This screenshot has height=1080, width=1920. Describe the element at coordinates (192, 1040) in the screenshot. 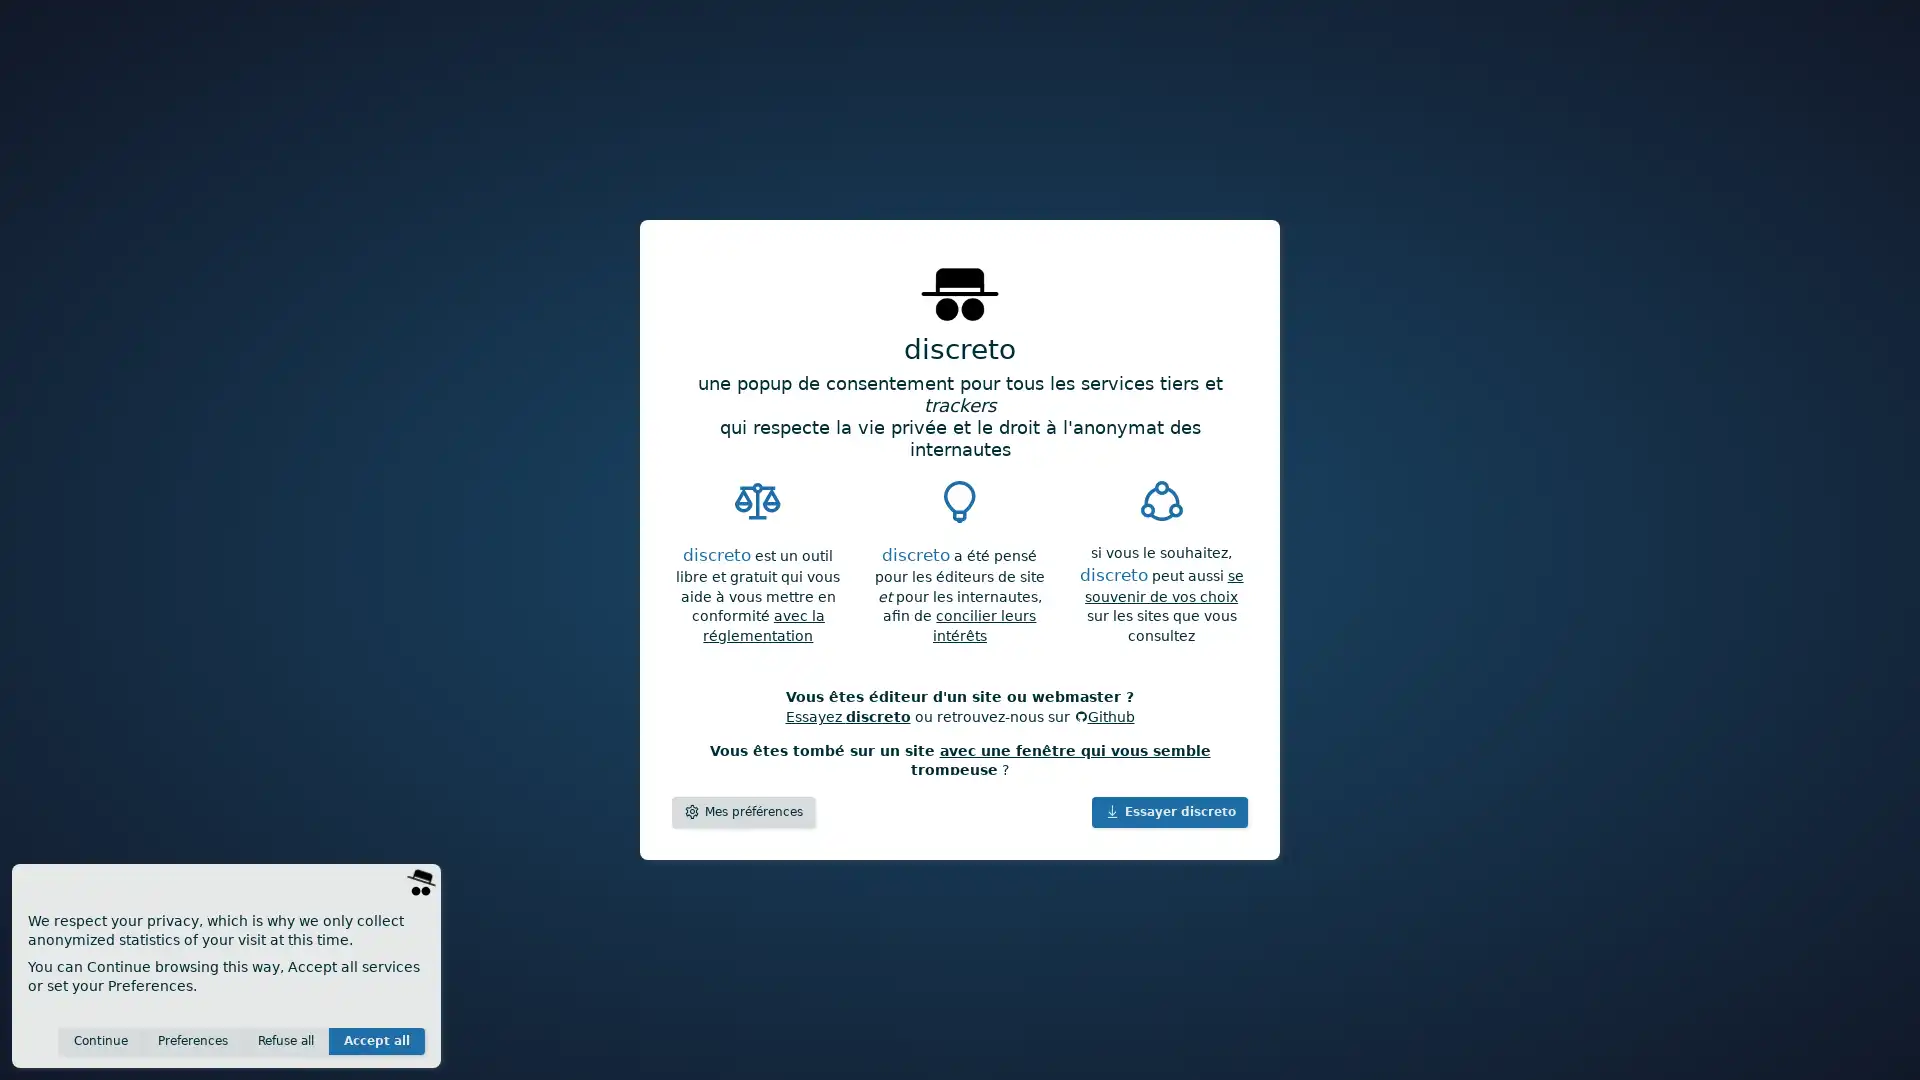

I see `Preferences` at that location.